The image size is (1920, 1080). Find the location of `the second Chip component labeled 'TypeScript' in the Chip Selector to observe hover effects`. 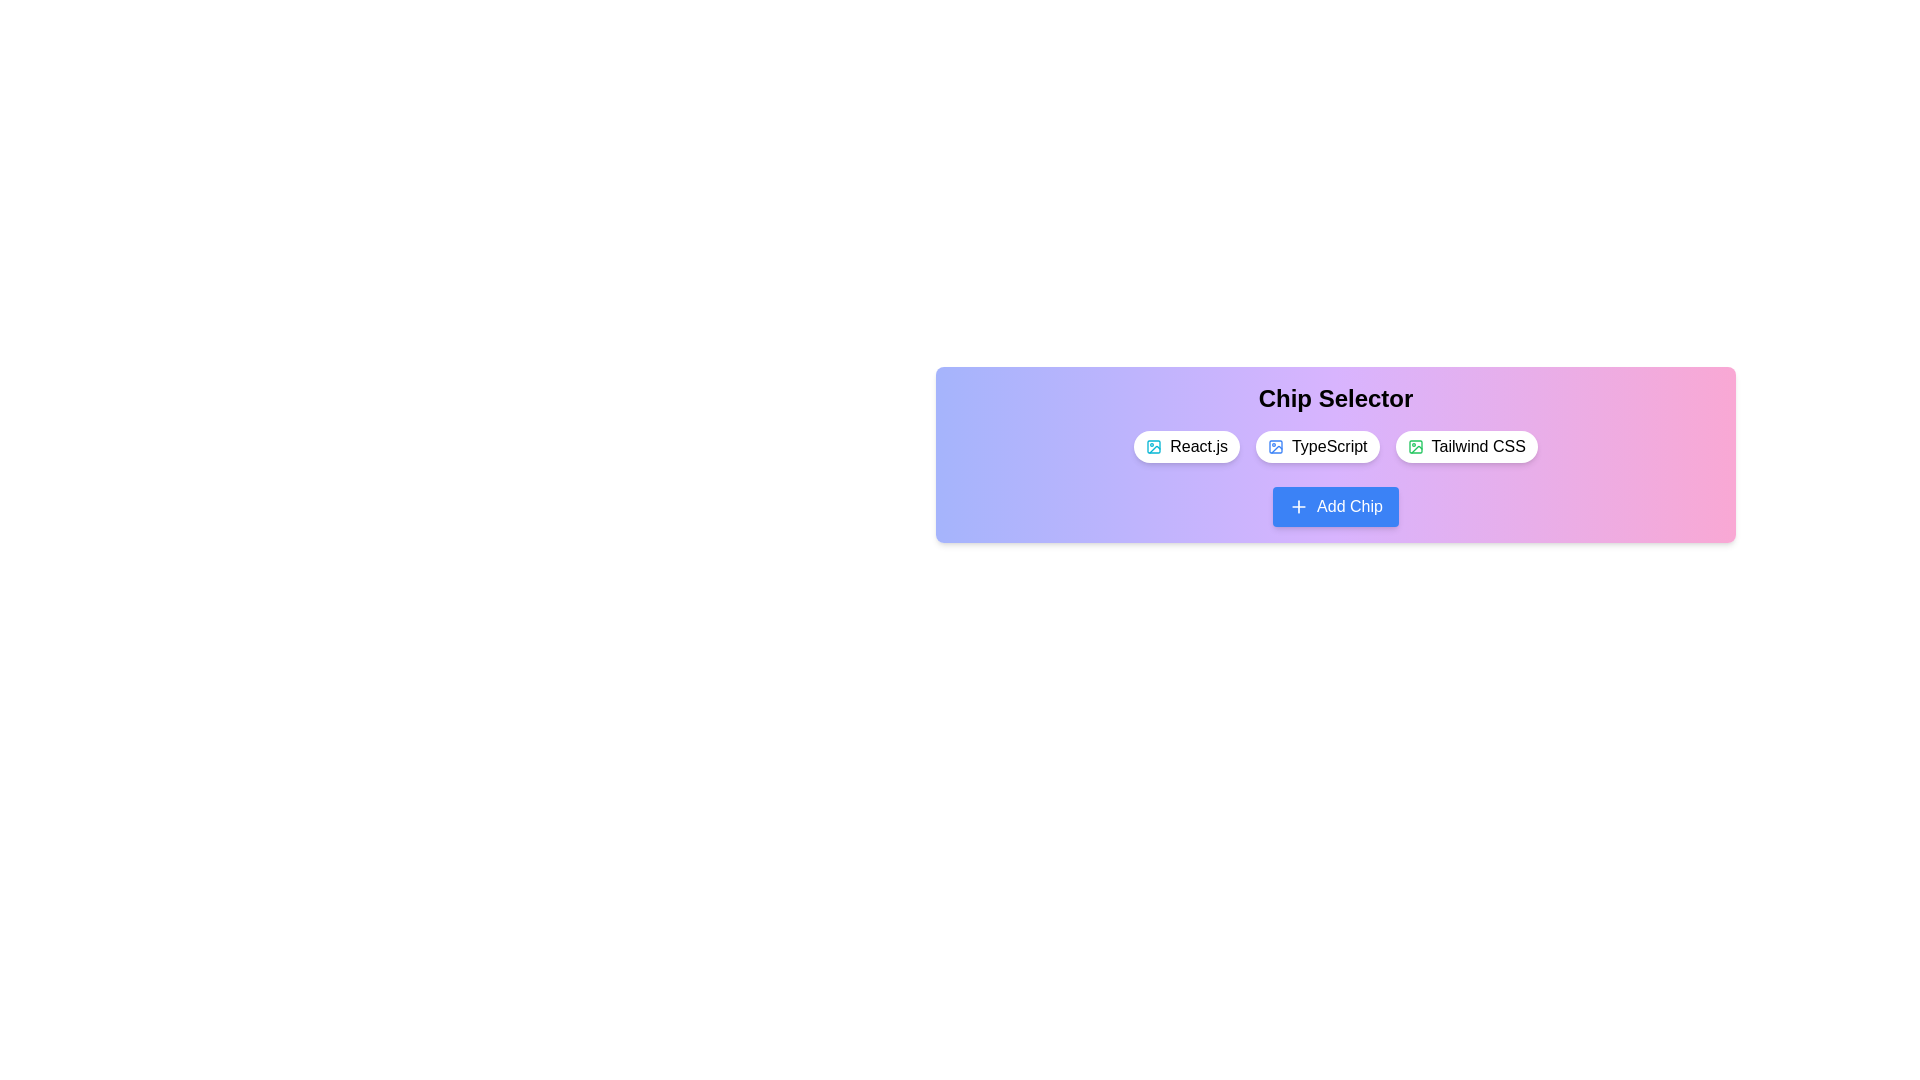

the second Chip component labeled 'TypeScript' in the Chip Selector to observe hover effects is located at coordinates (1317, 446).